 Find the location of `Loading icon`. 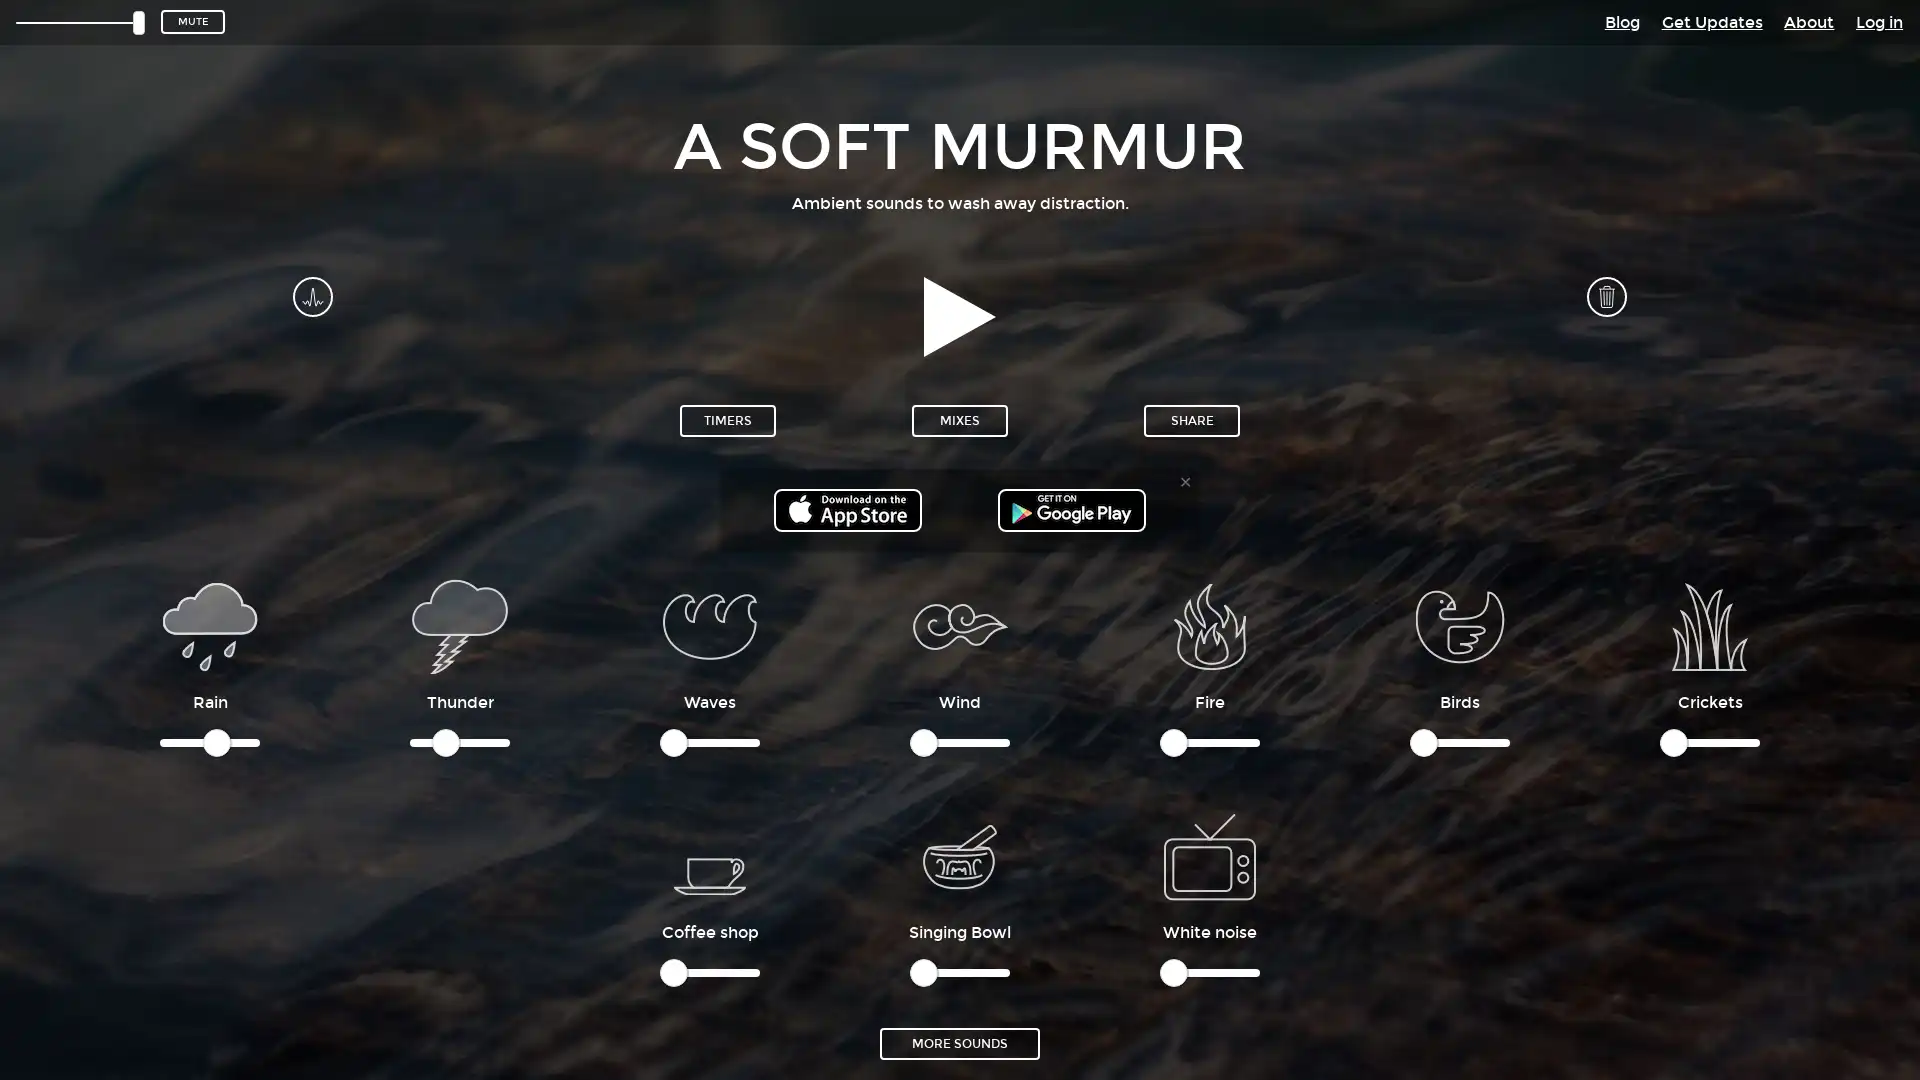

Loading icon is located at coordinates (1208, 624).